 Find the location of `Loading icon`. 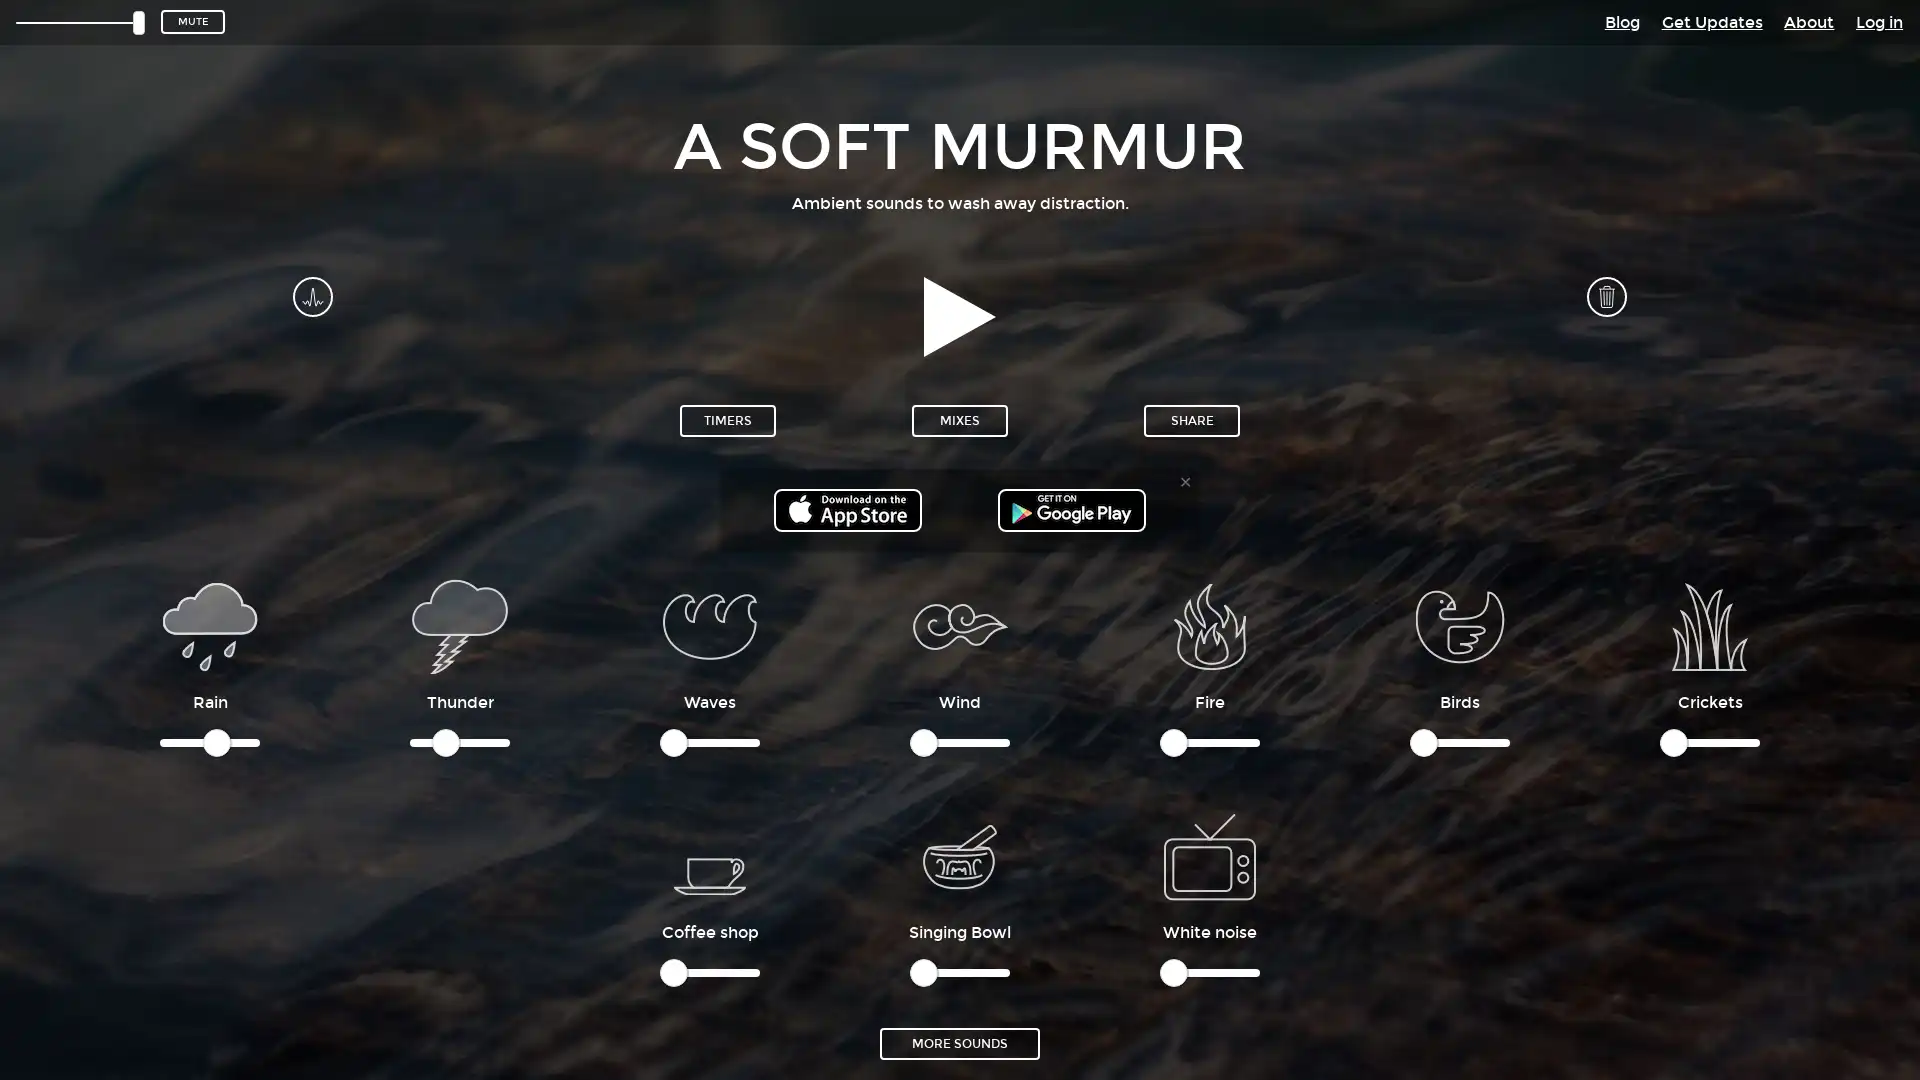

Loading icon is located at coordinates (1208, 624).